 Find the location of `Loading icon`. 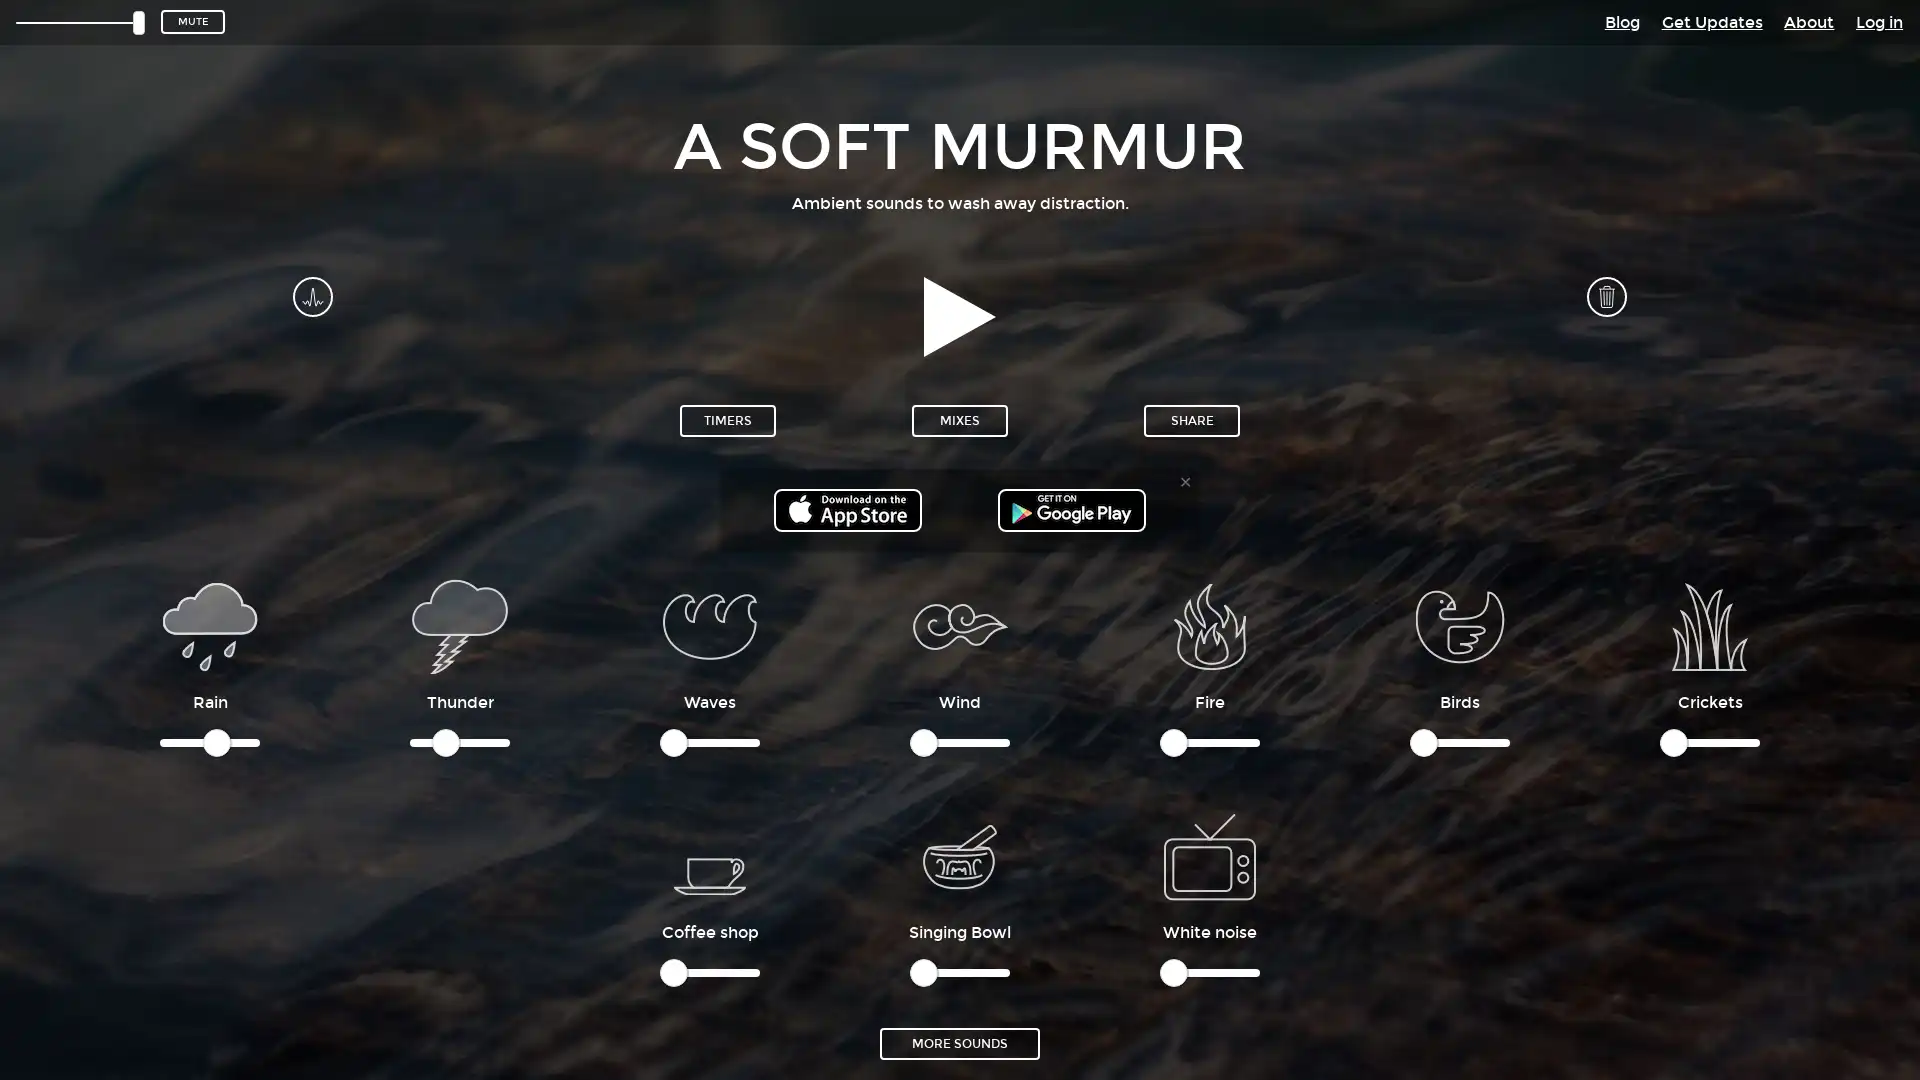

Loading icon is located at coordinates (1208, 624).